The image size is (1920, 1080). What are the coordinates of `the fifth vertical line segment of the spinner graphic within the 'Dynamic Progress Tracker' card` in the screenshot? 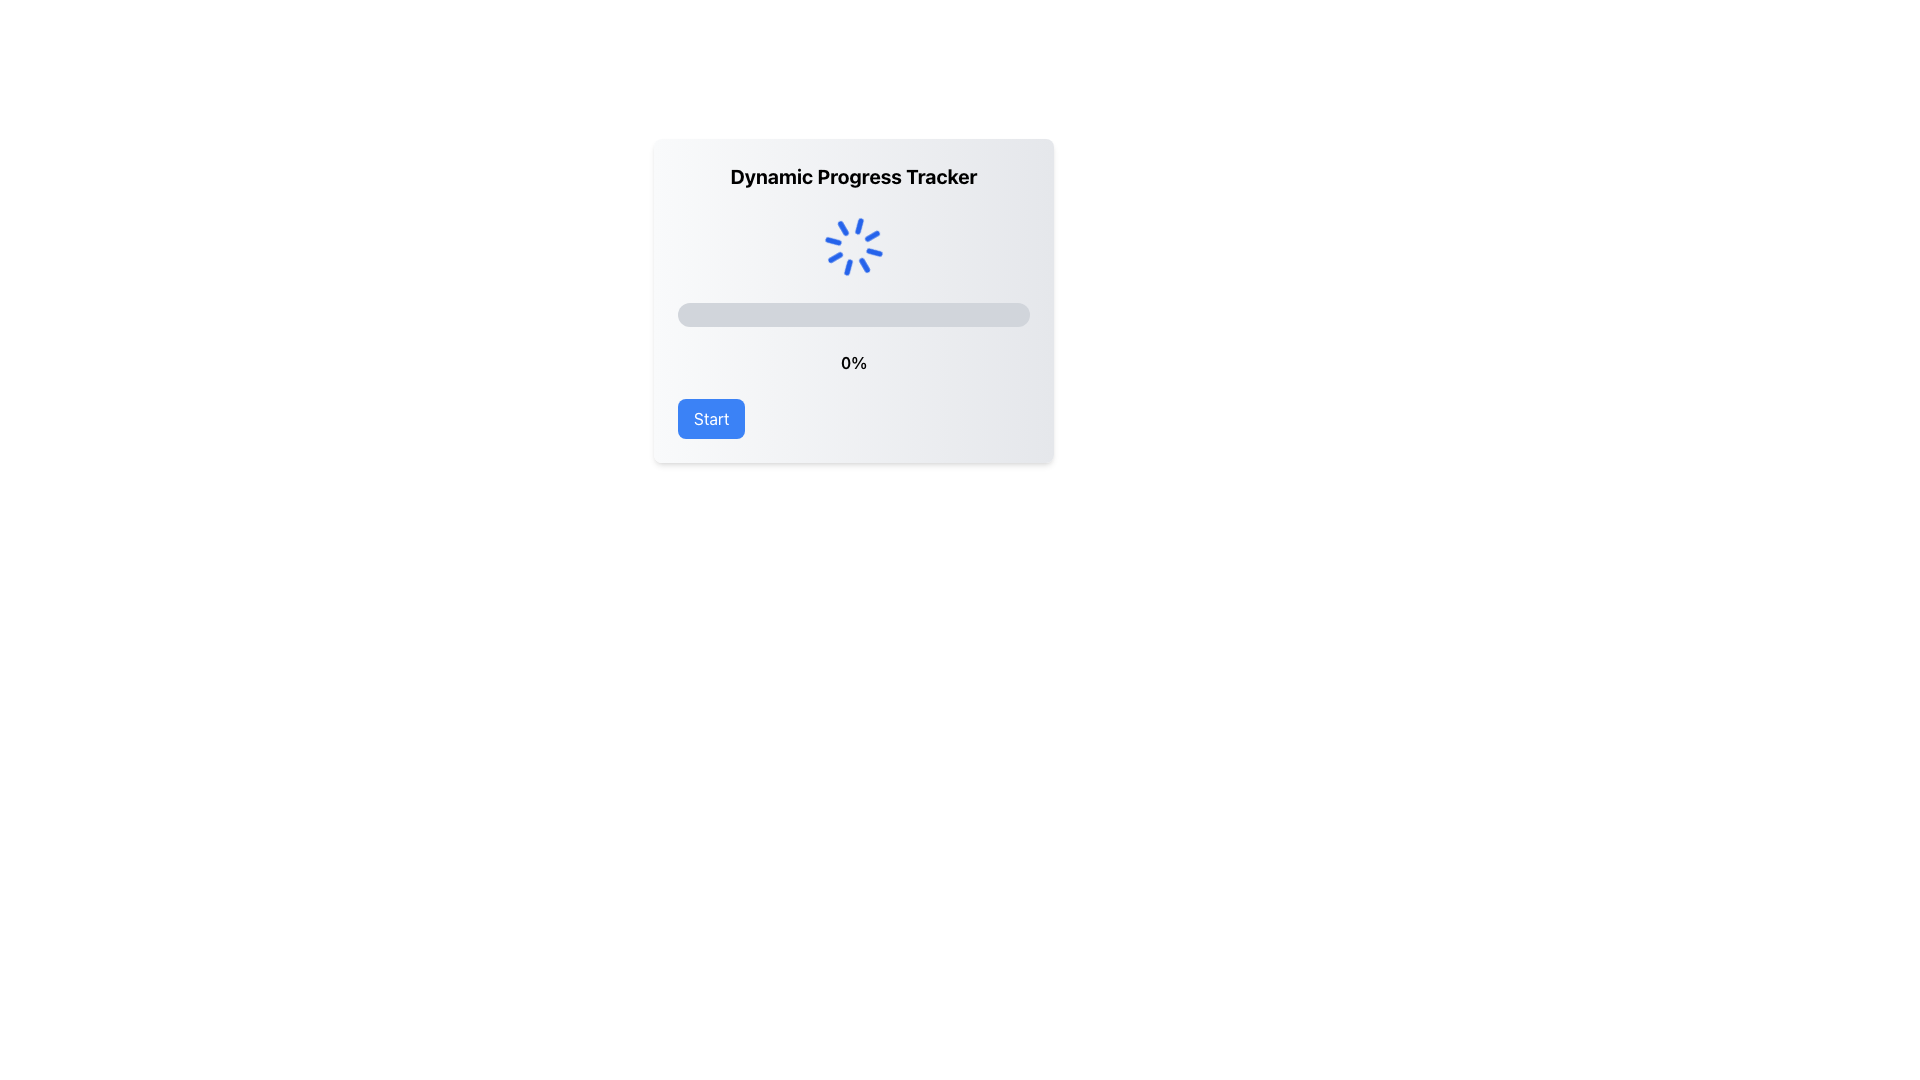 It's located at (847, 225).